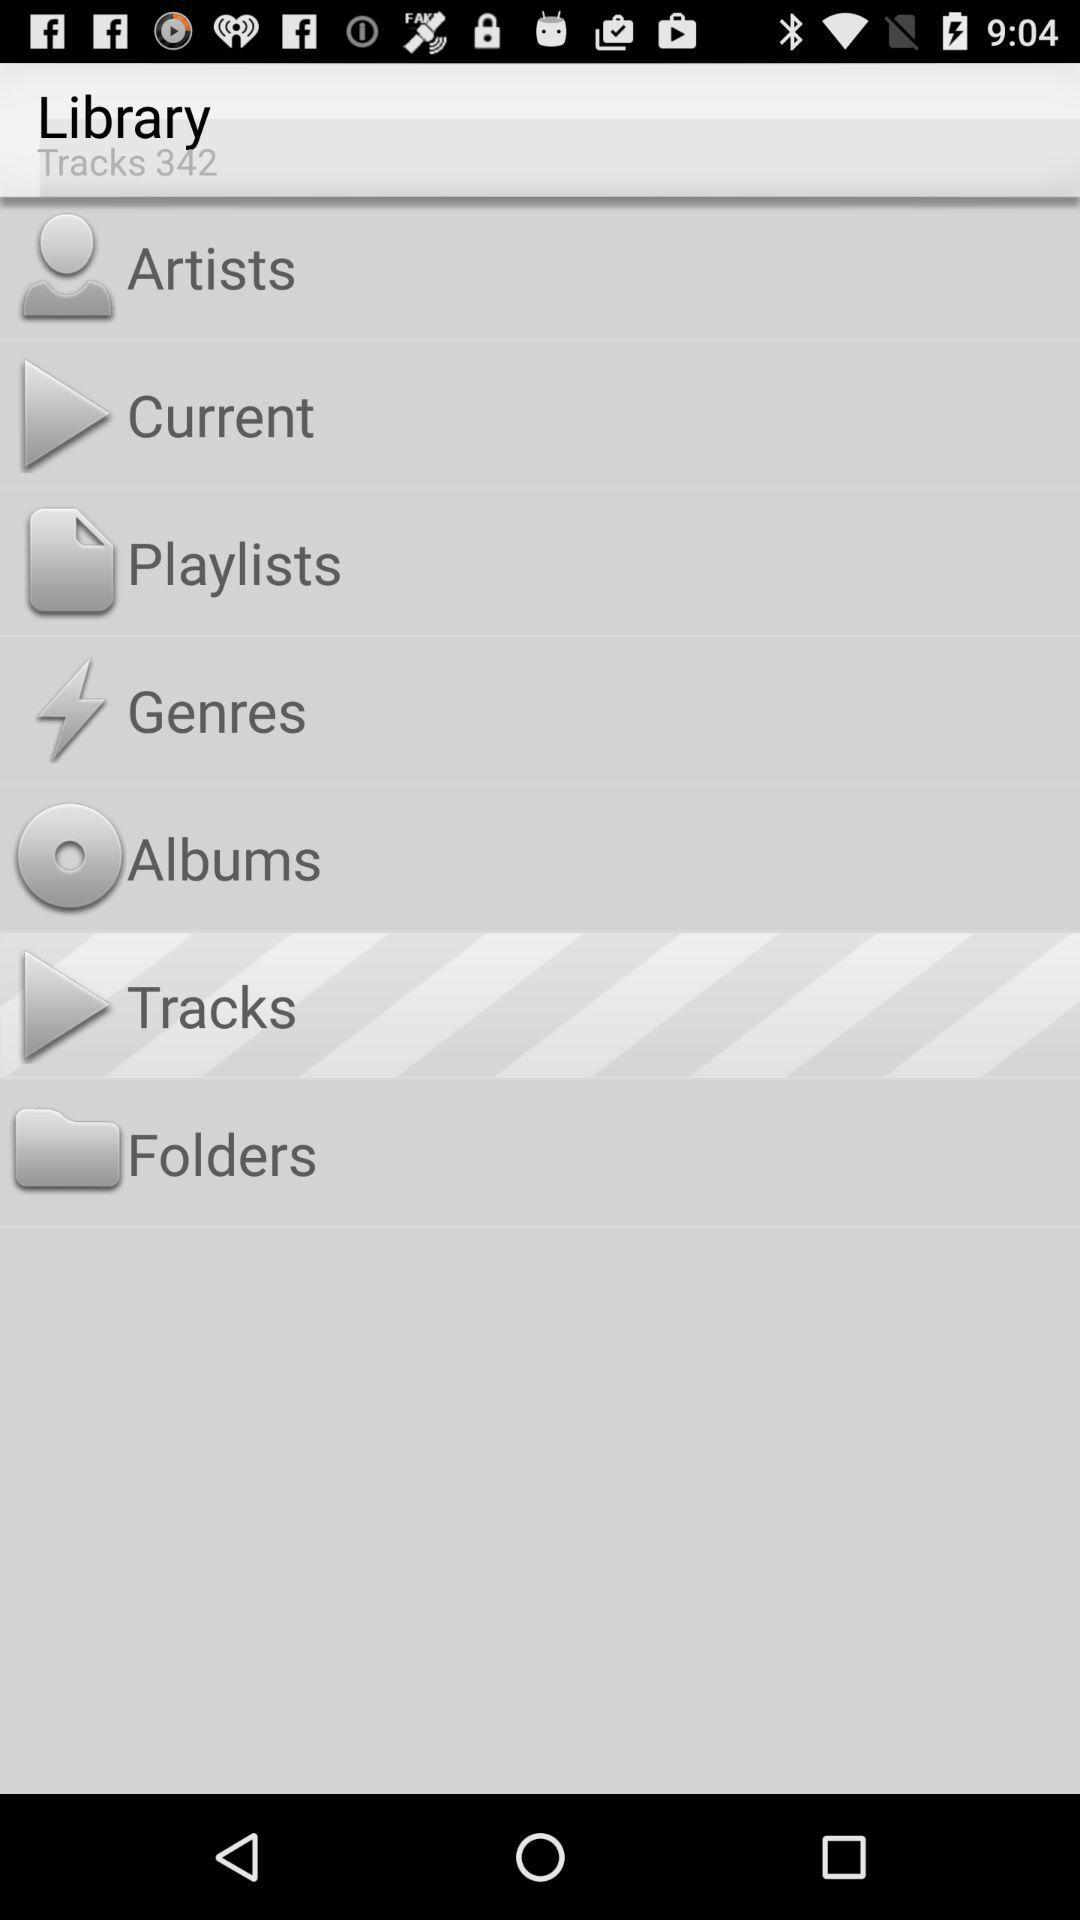 This screenshot has height=1920, width=1080. I want to click on playlists, so click(598, 561).